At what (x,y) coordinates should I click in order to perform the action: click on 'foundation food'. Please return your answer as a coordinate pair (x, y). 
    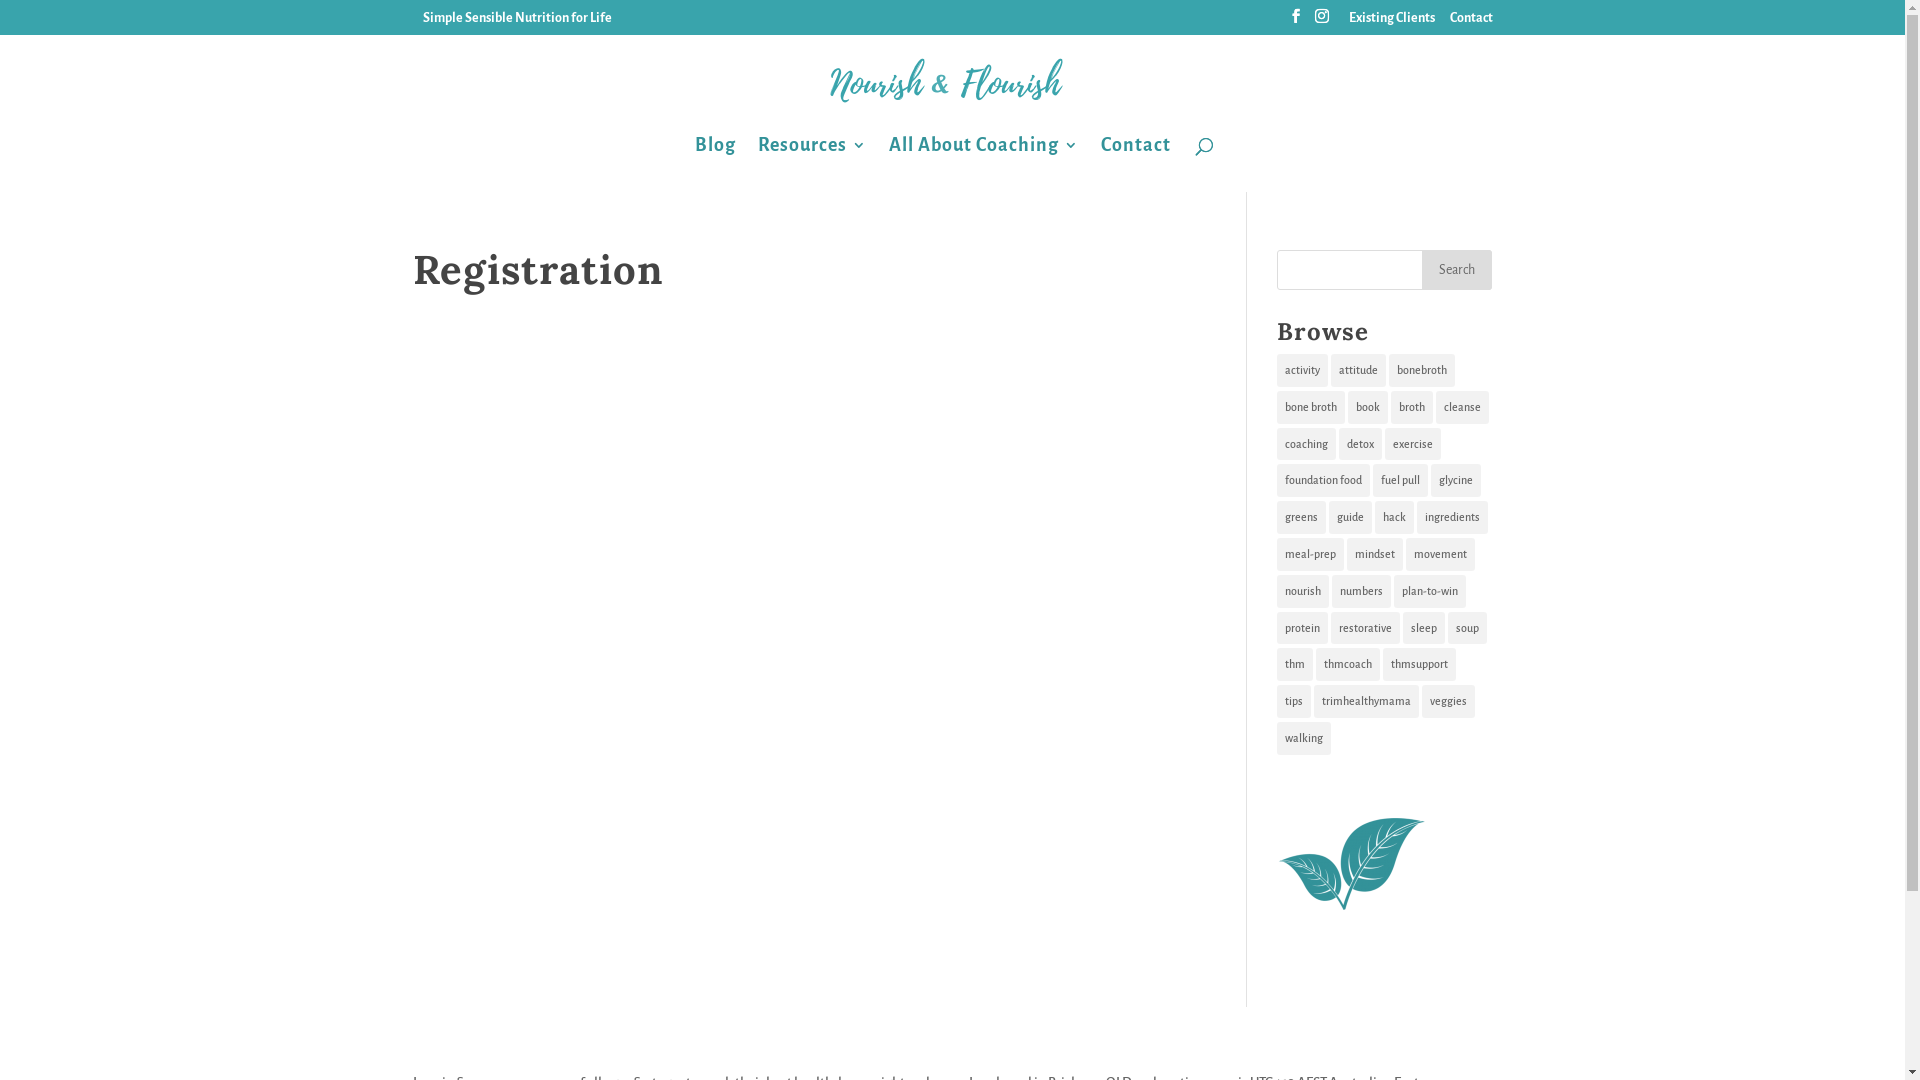
    Looking at the image, I should click on (1323, 480).